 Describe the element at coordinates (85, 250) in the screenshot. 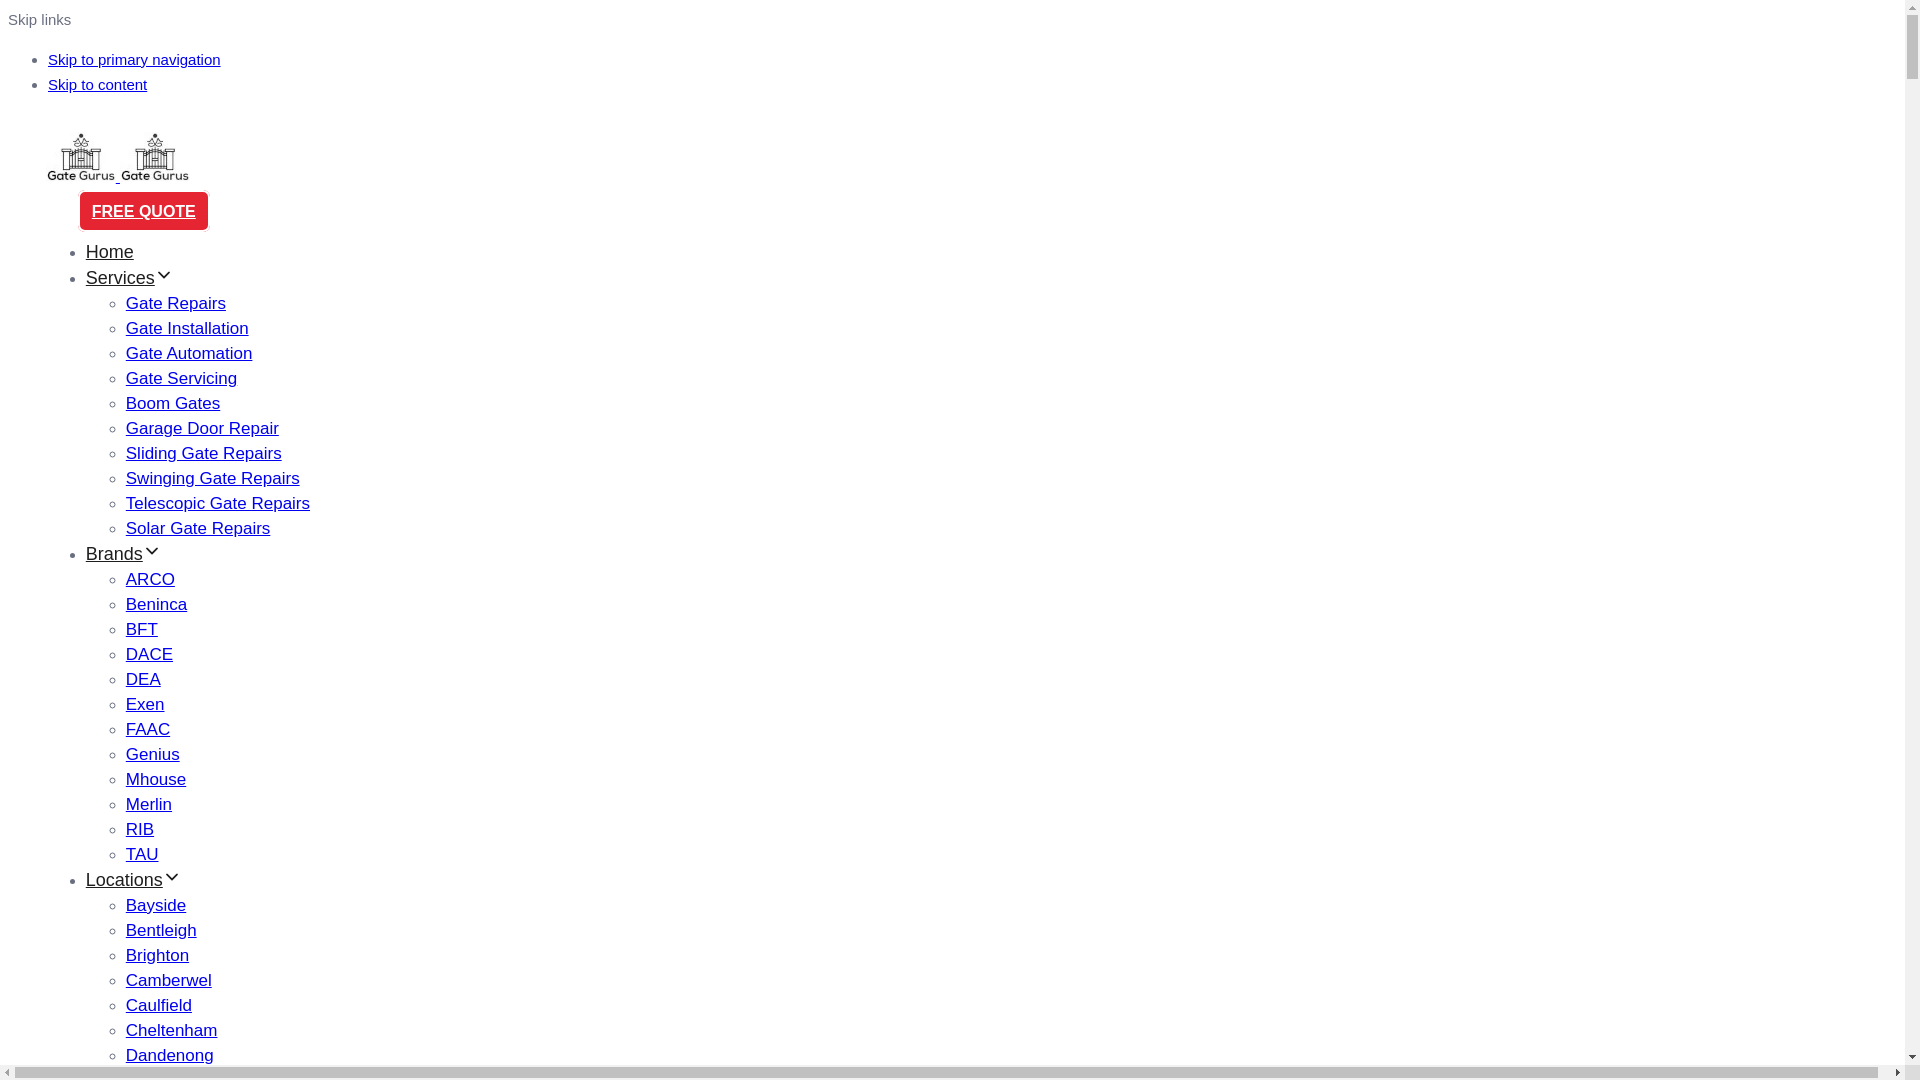

I see `'Home'` at that location.